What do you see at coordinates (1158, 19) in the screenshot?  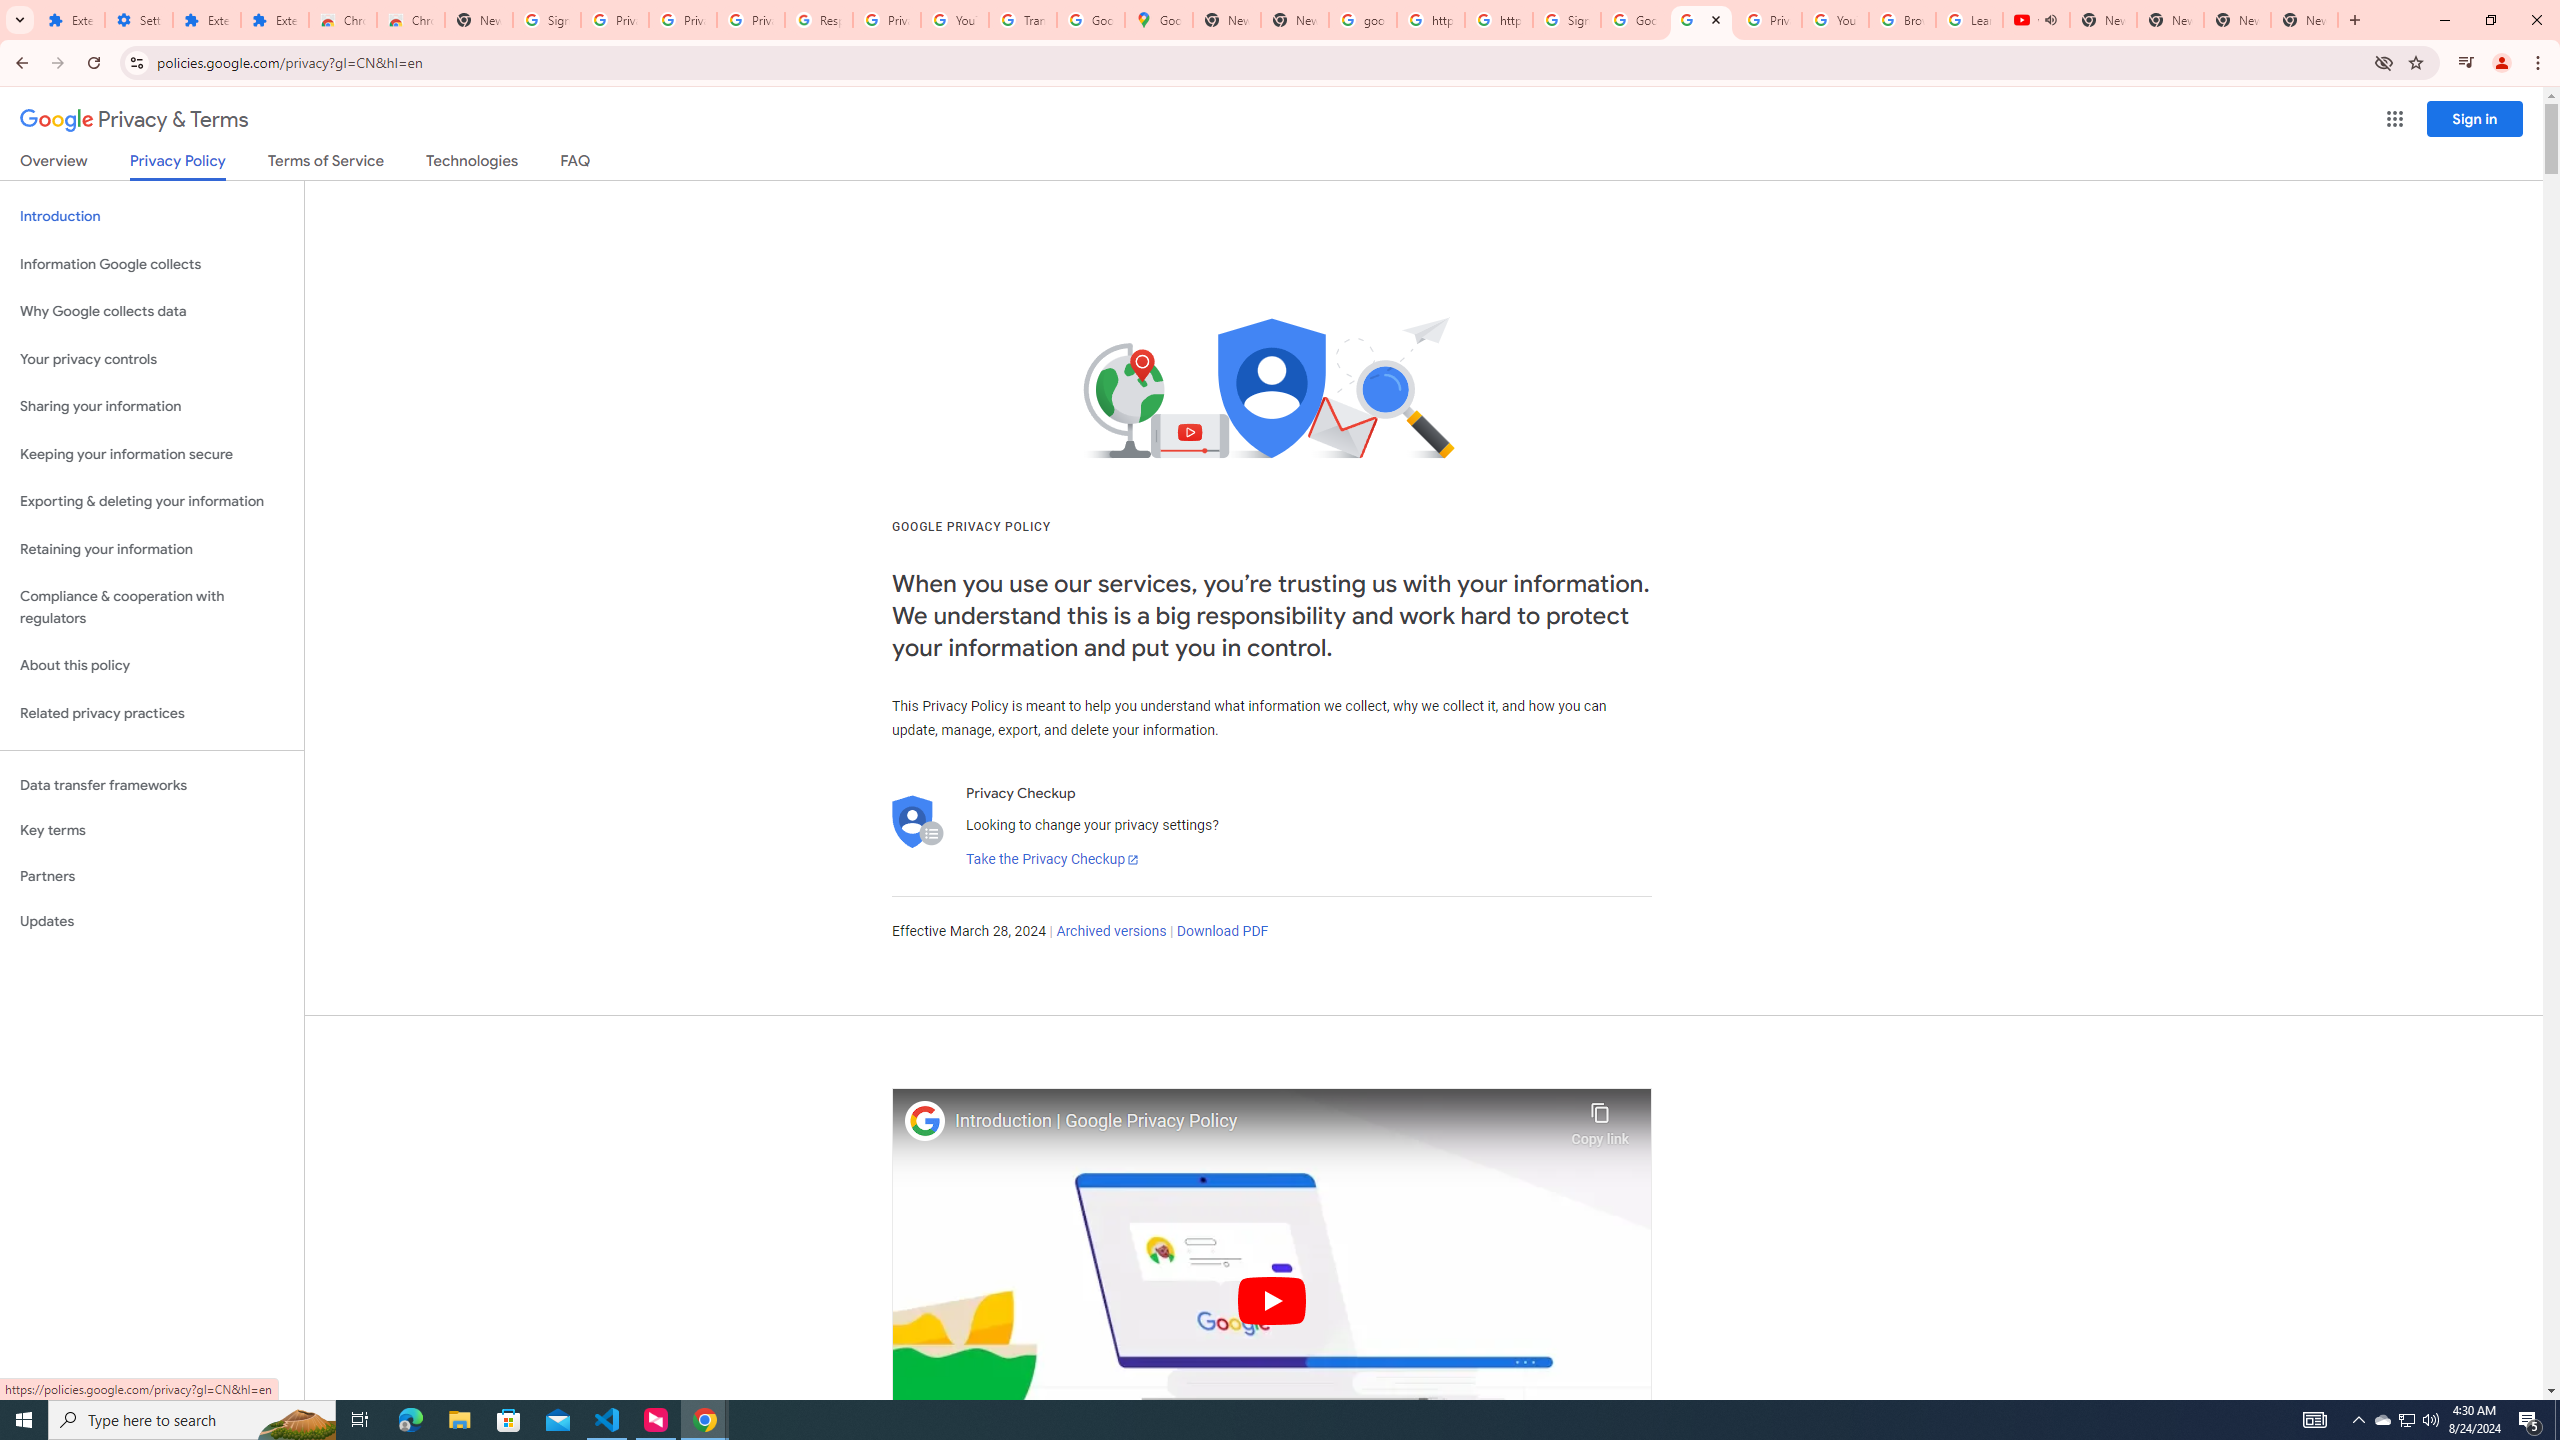 I see `'Google Maps'` at bounding box center [1158, 19].